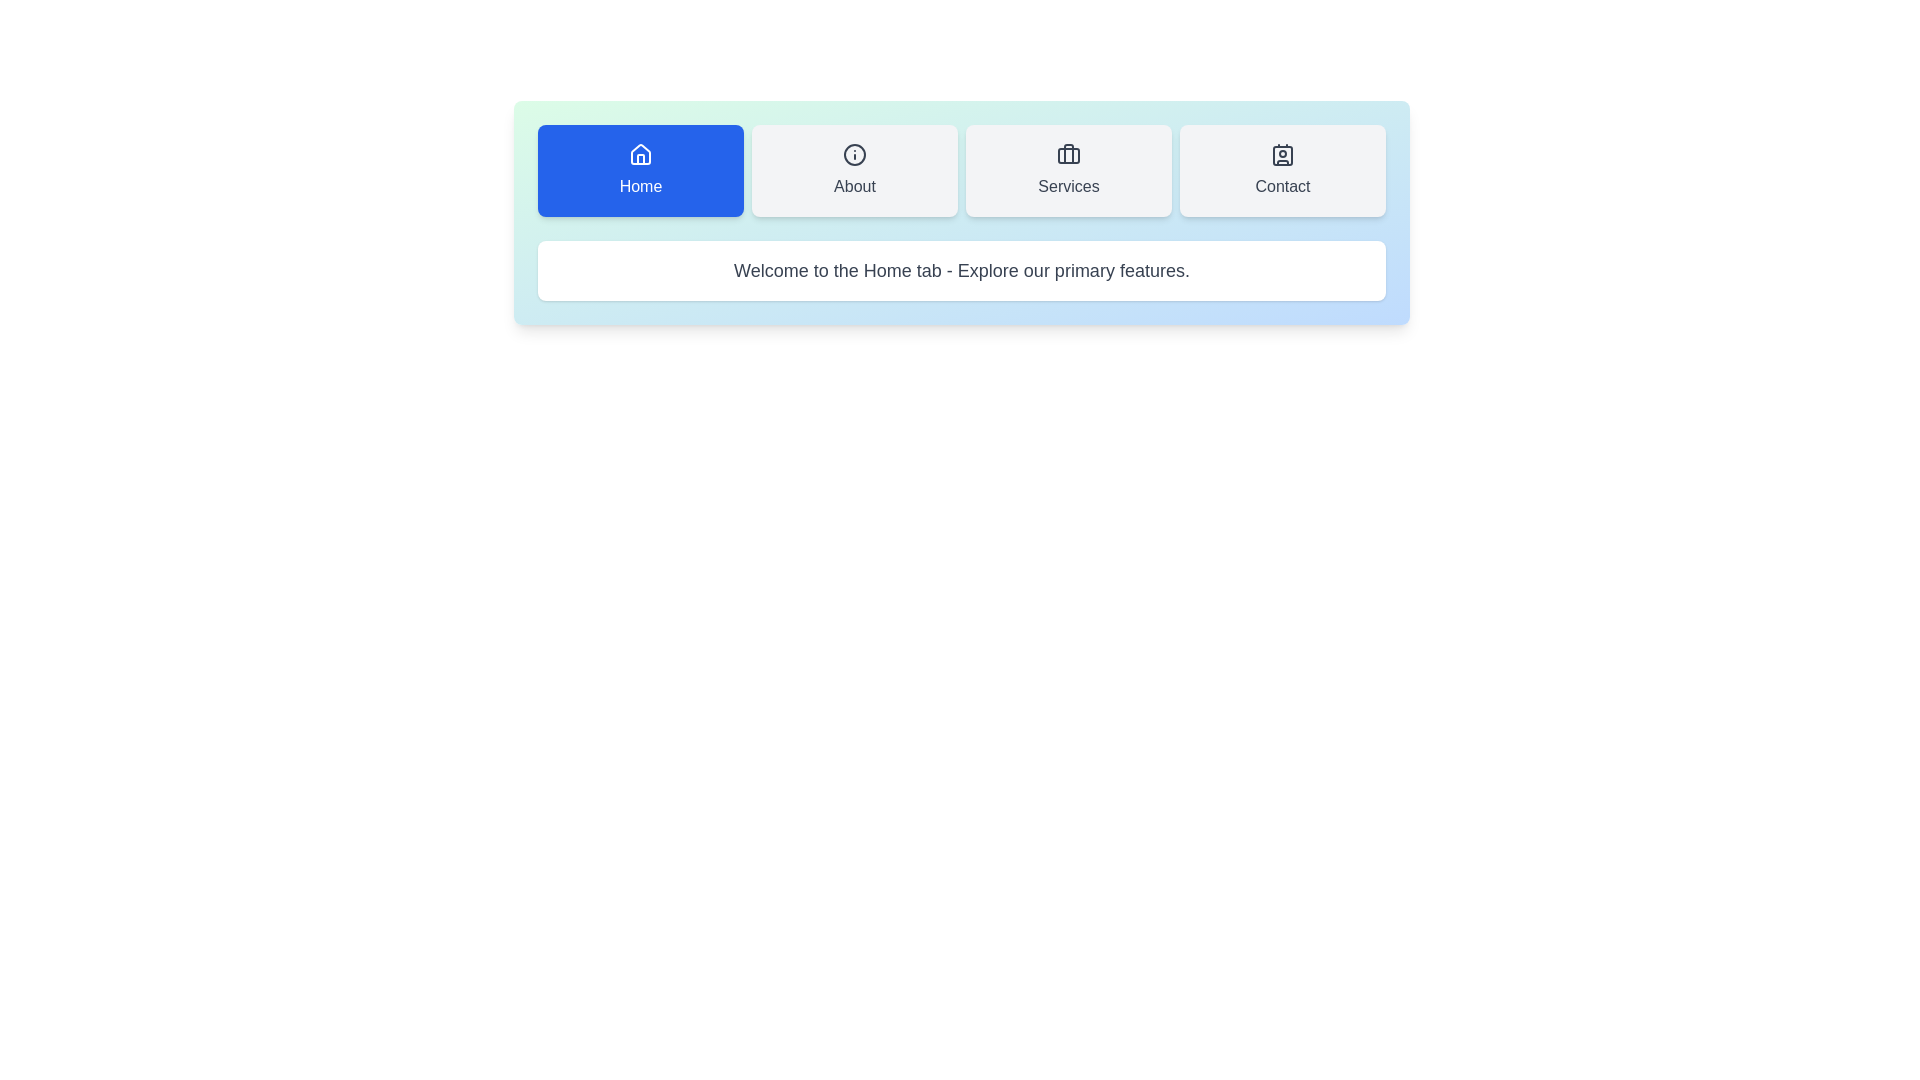 The image size is (1920, 1080). Describe the element at coordinates (641, 186) in the screenshot. I see `the 'Home' text label, which is the first button on the far left of the navigation bar containing similar buttons like 'About', 'Services', and 'Contact'` at that location.